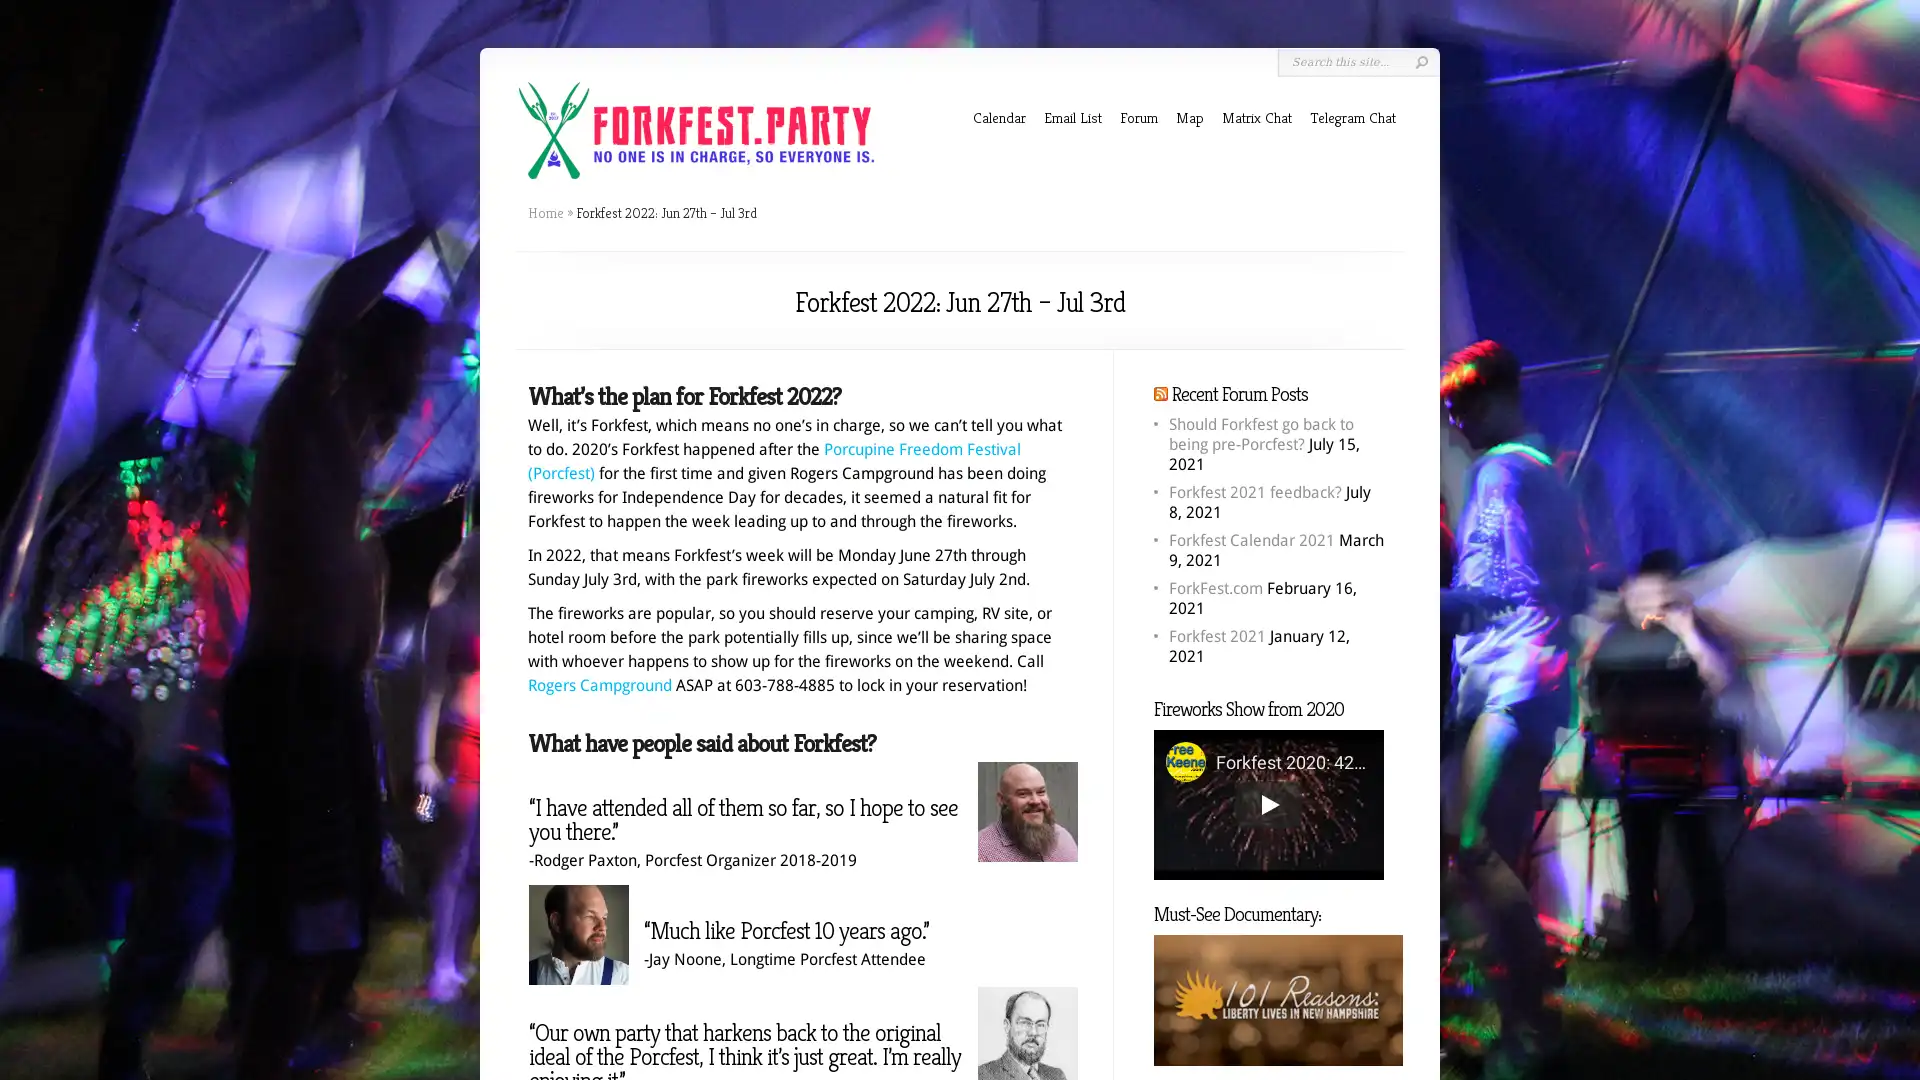  What do you see at coordinates (1420, 61) in the screenshot?
I see `Submit` at bounding box center [1420, 61].